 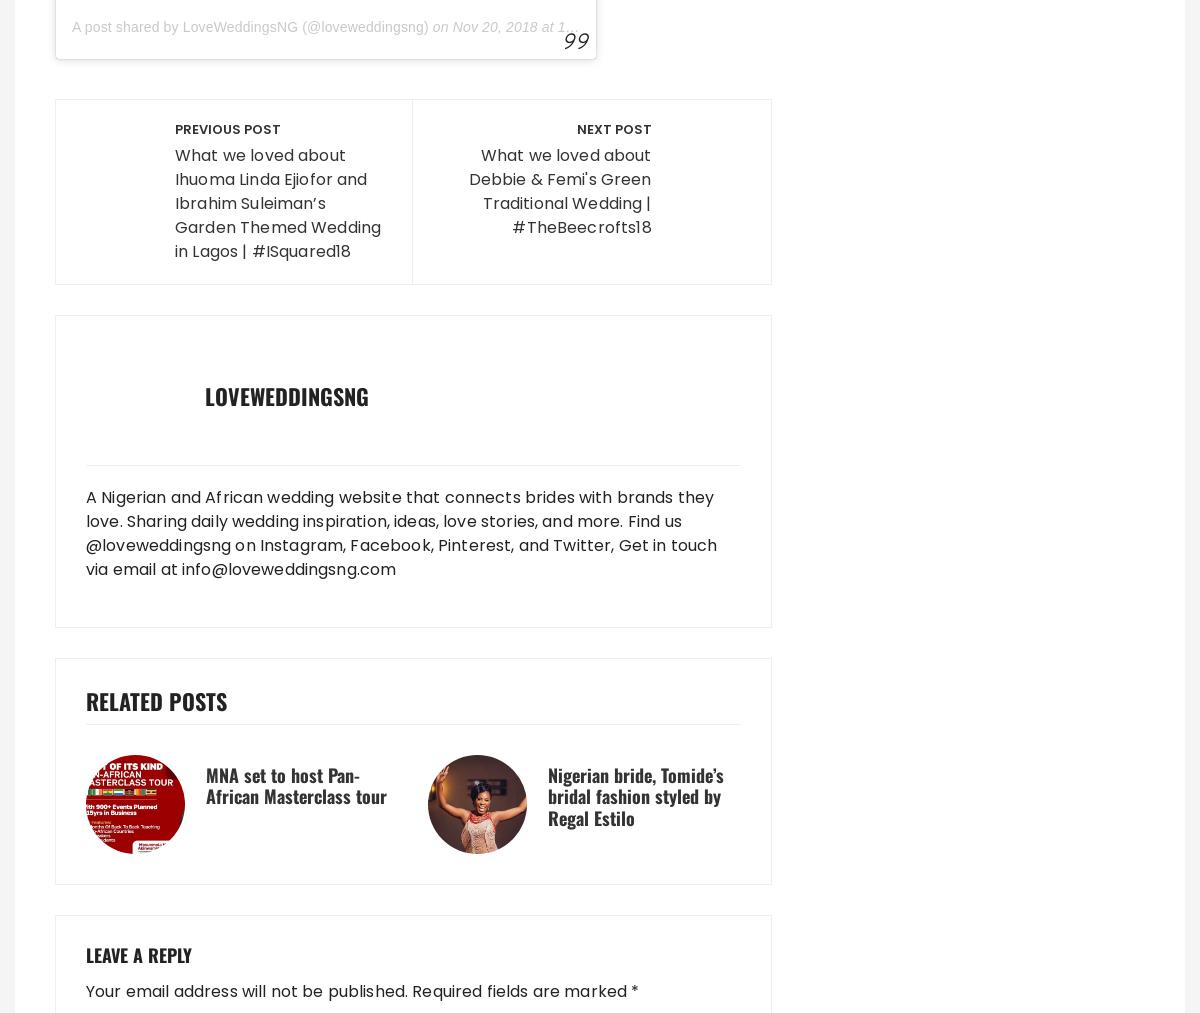 What do you see at coordinates (276, 875) in the screenshot?
I see `'Copyright ©  LoveWeddingsNG 2022 . All Rights Reserved'` at bounding box center [276, 875].